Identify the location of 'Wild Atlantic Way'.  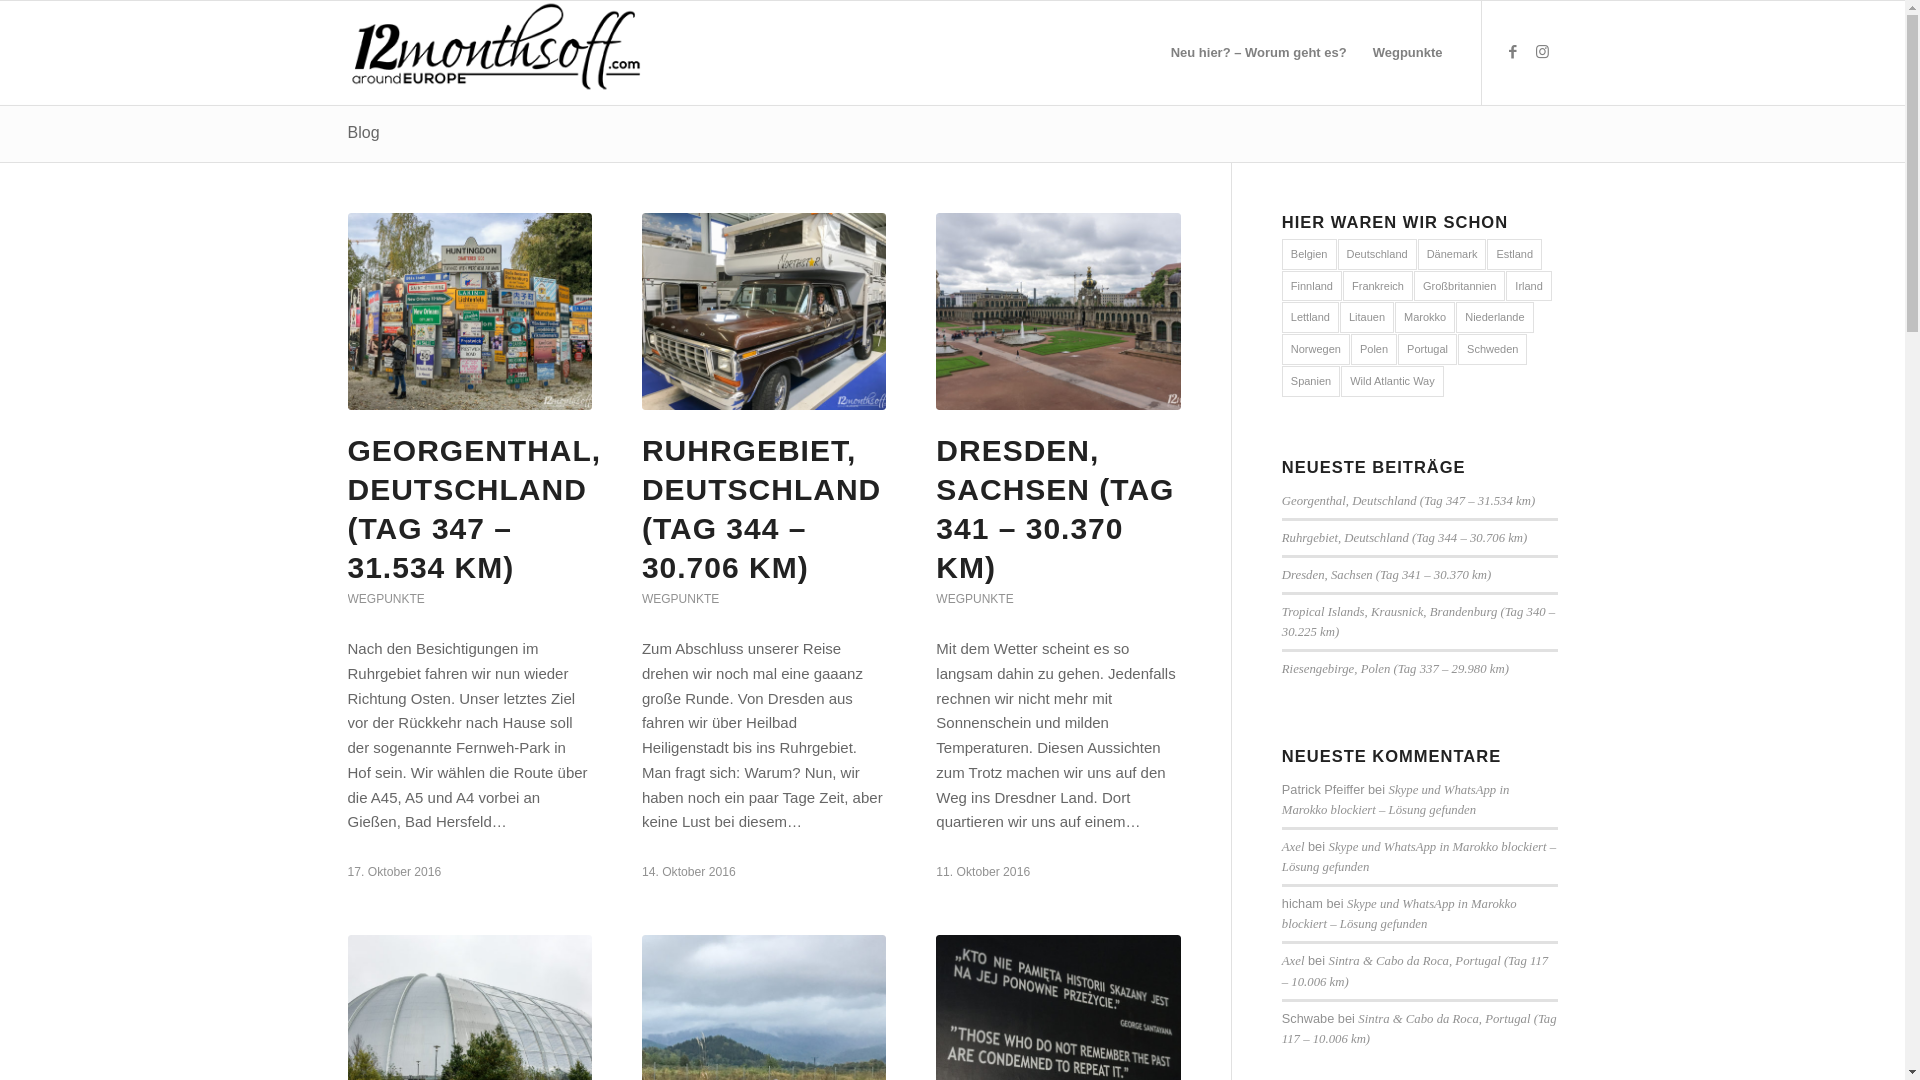
(1340, 381).